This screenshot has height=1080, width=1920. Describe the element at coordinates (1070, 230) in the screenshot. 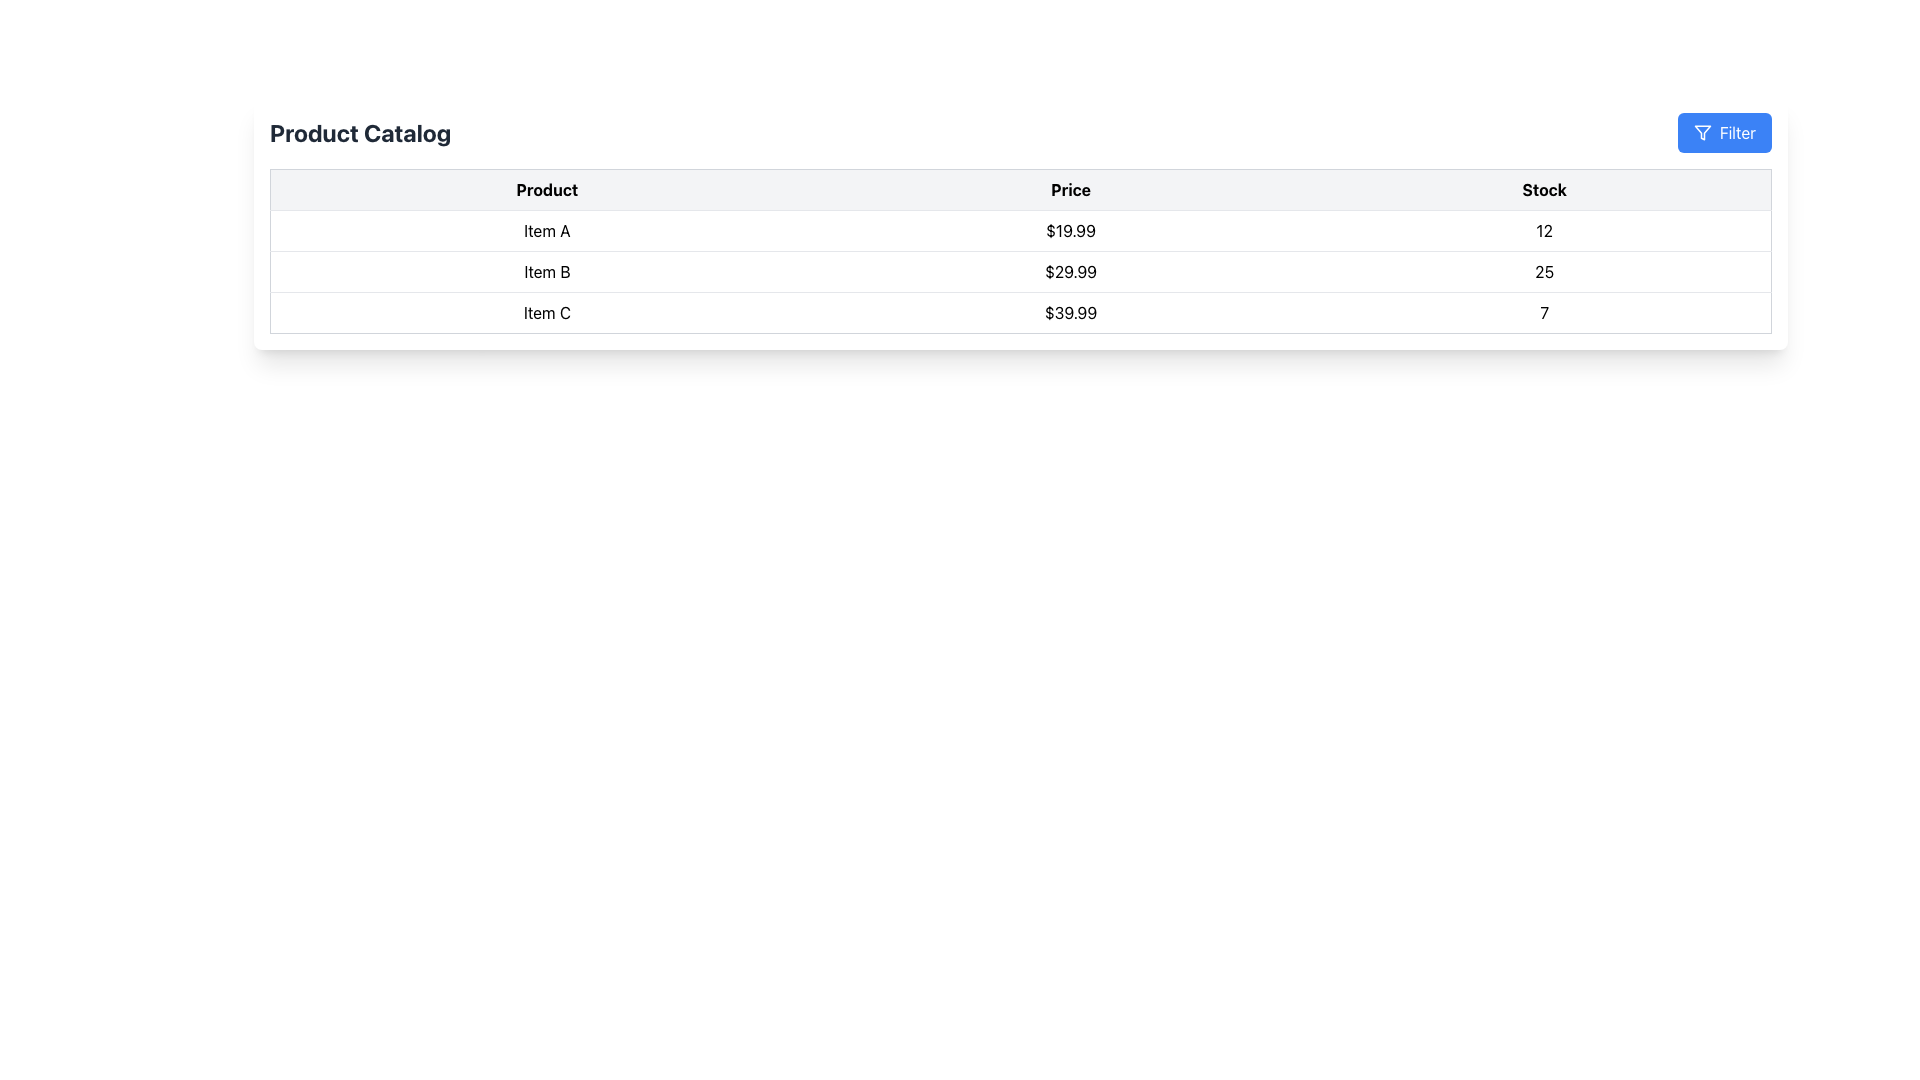

I see `the static text displaying the price '$19.99' which is centrally aligned in the second column of the table row for 'Item A'` at that location.